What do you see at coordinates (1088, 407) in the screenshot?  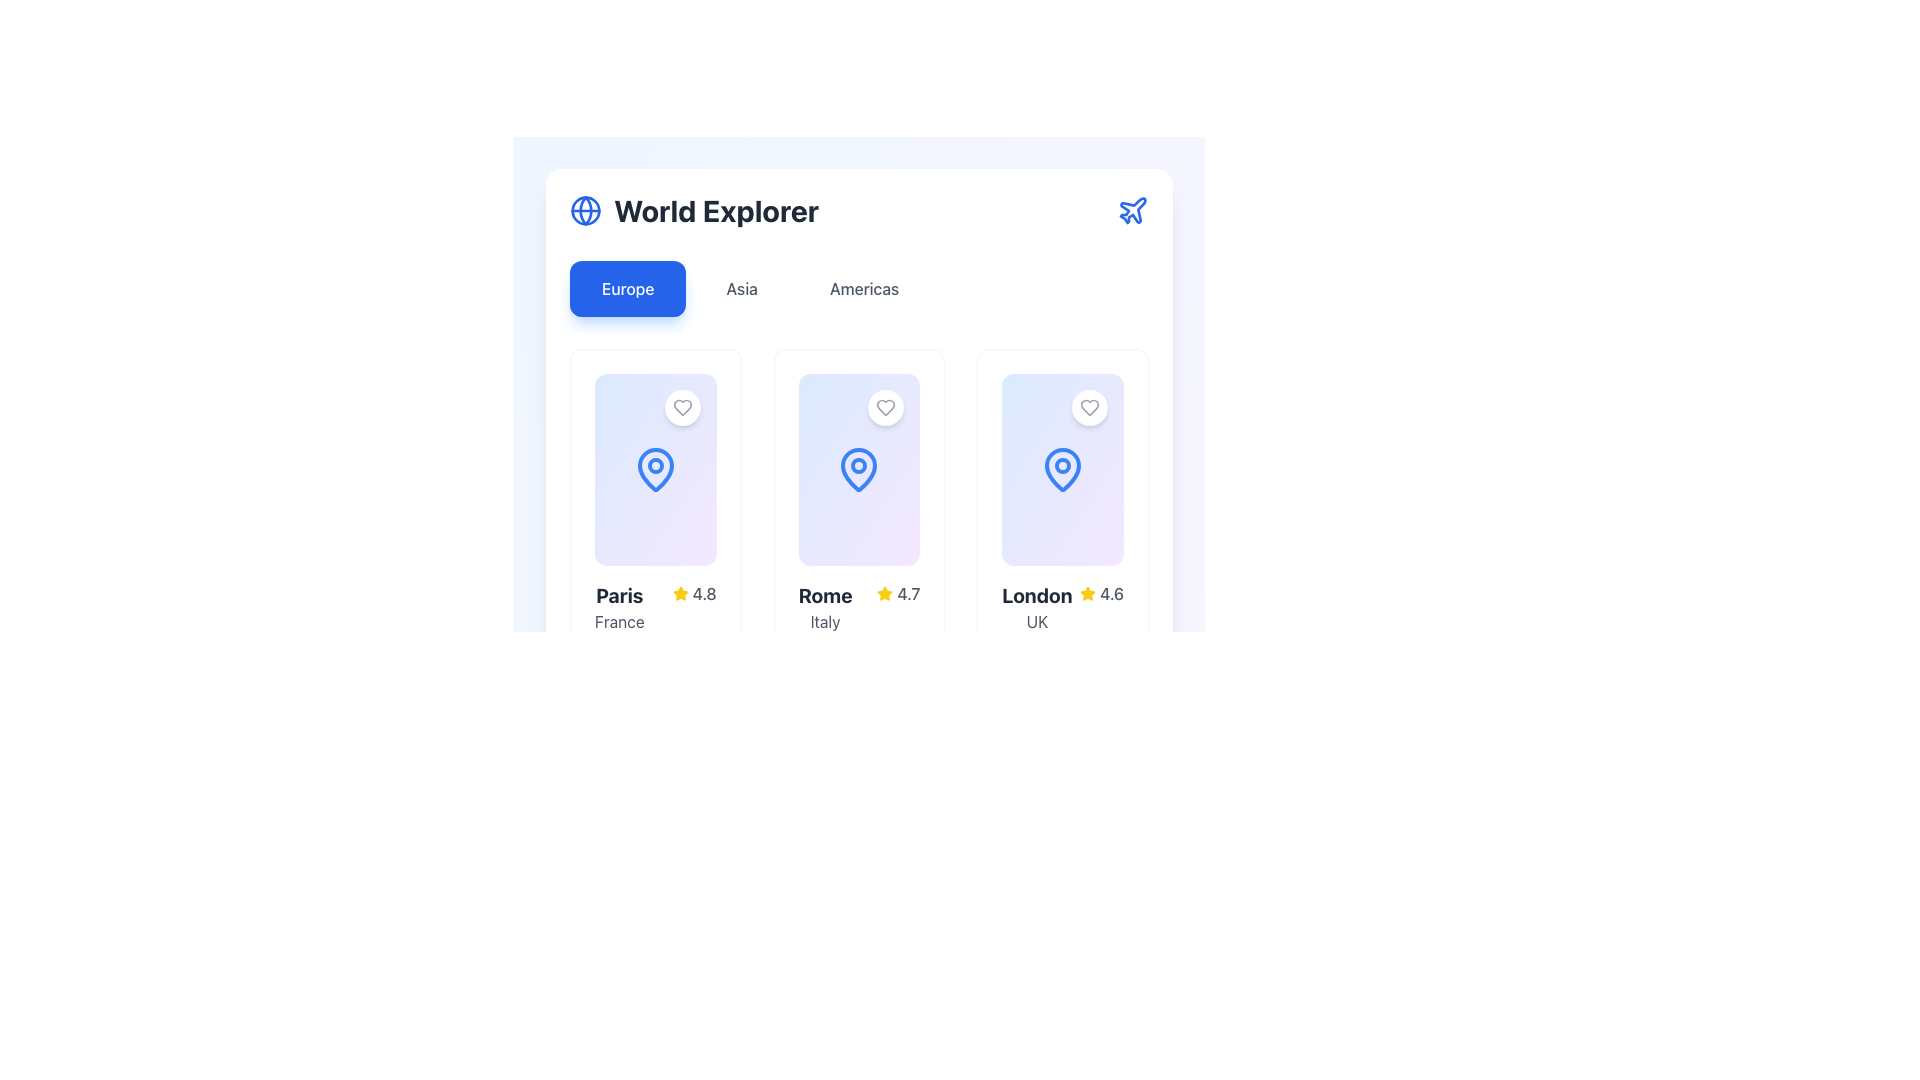 I see `the heart-shaped icon located at the top-right corner of the third card representing 'London'` at bounding box center [1088, 407].